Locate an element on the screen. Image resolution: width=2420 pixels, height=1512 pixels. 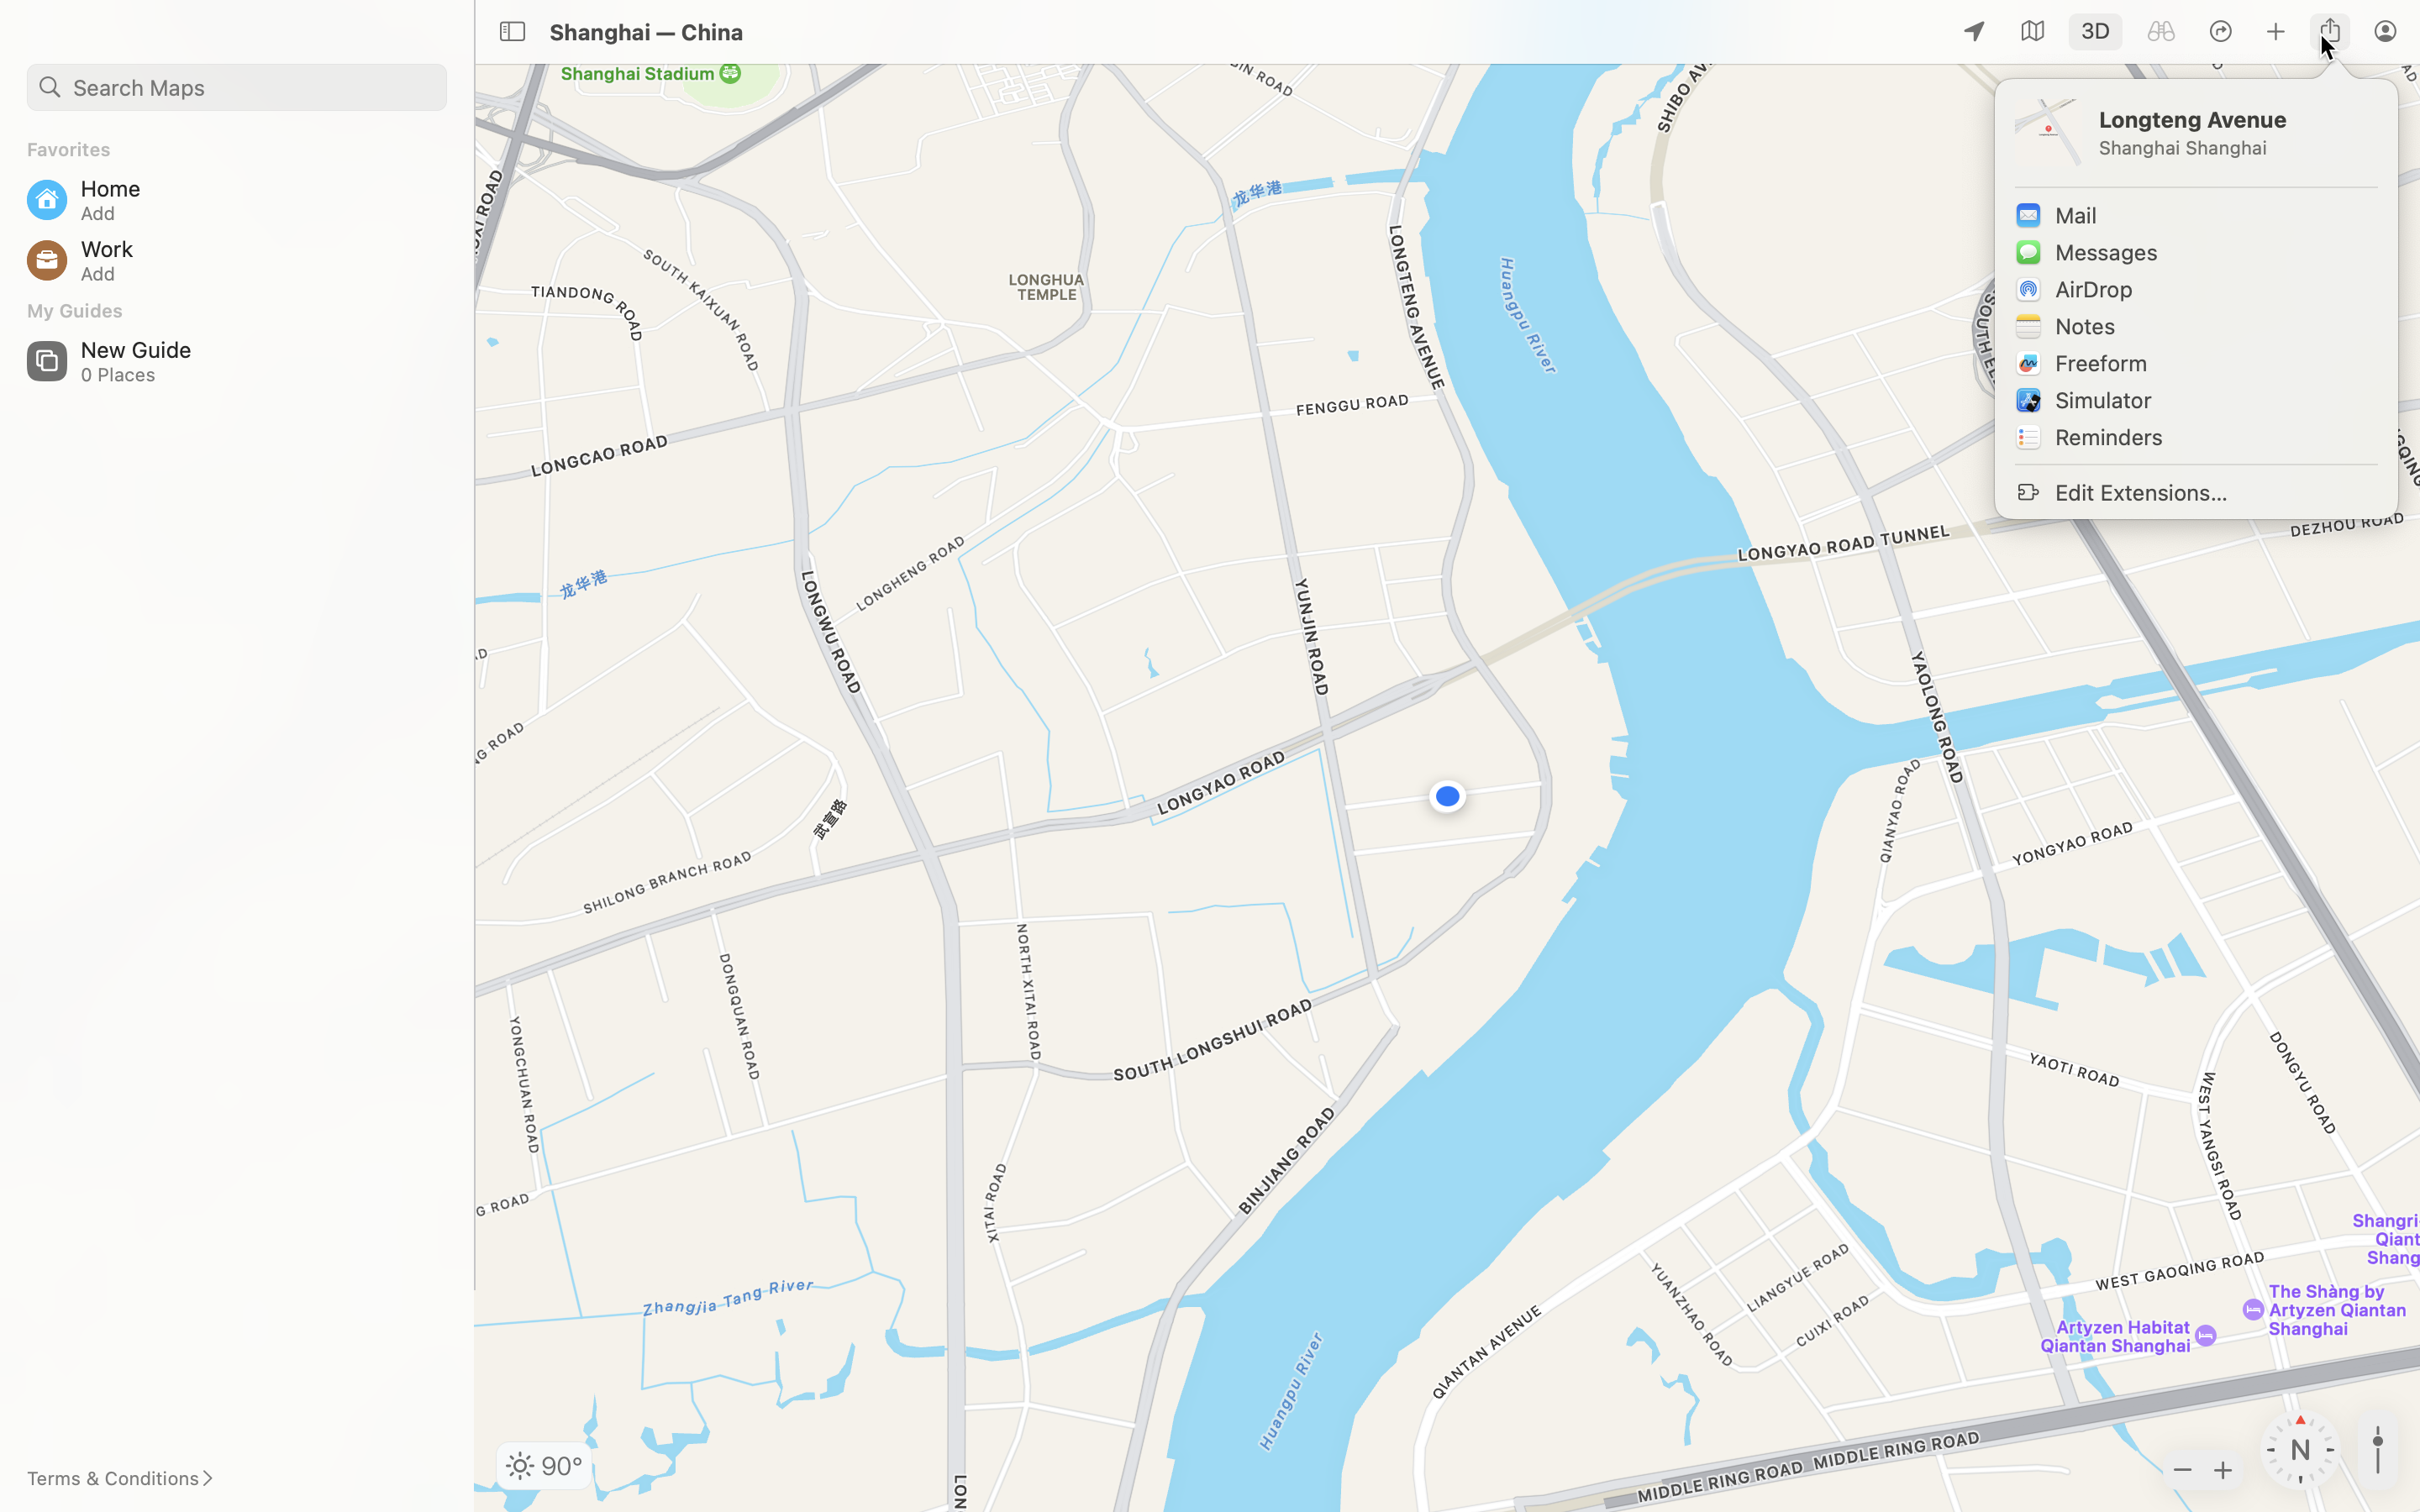
'Longteng Avenue' is located at coordinates (2235, 118).